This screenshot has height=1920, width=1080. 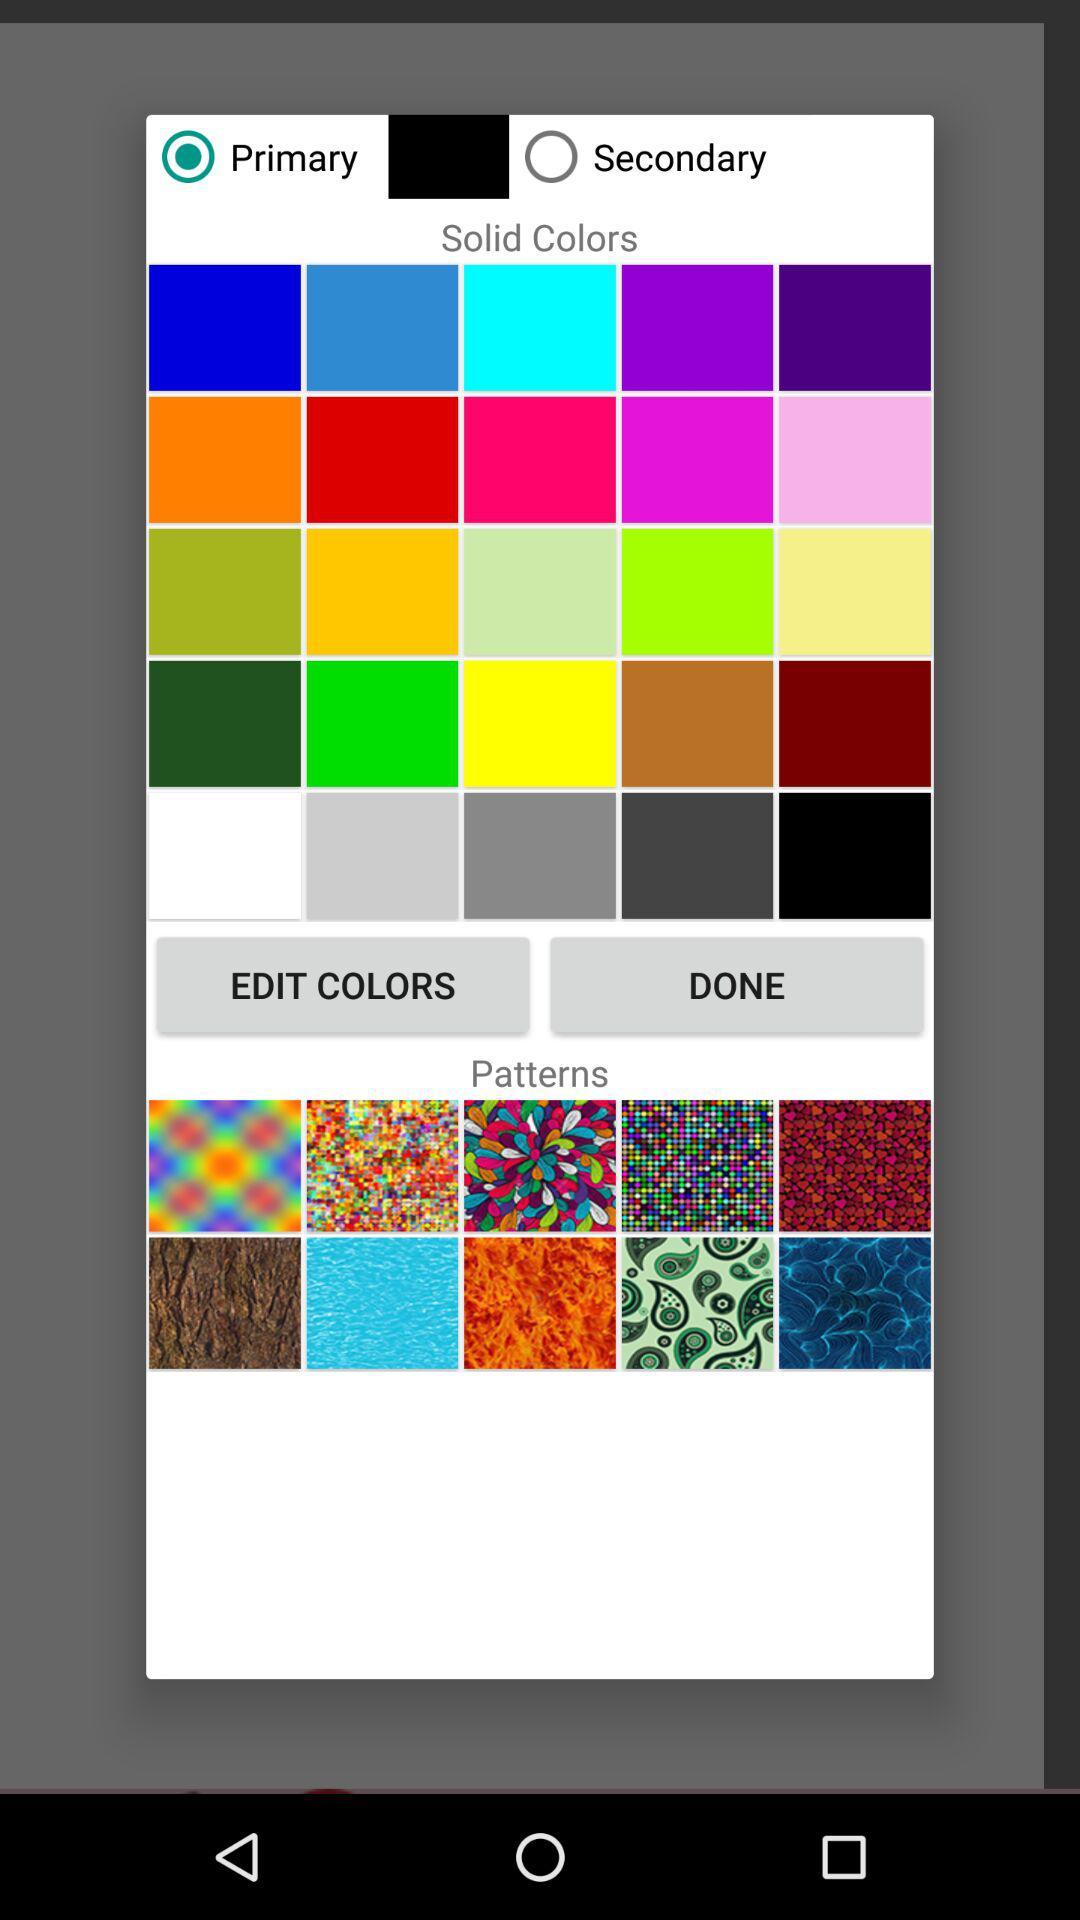 I want to click on color, so click(x=540, y=327).